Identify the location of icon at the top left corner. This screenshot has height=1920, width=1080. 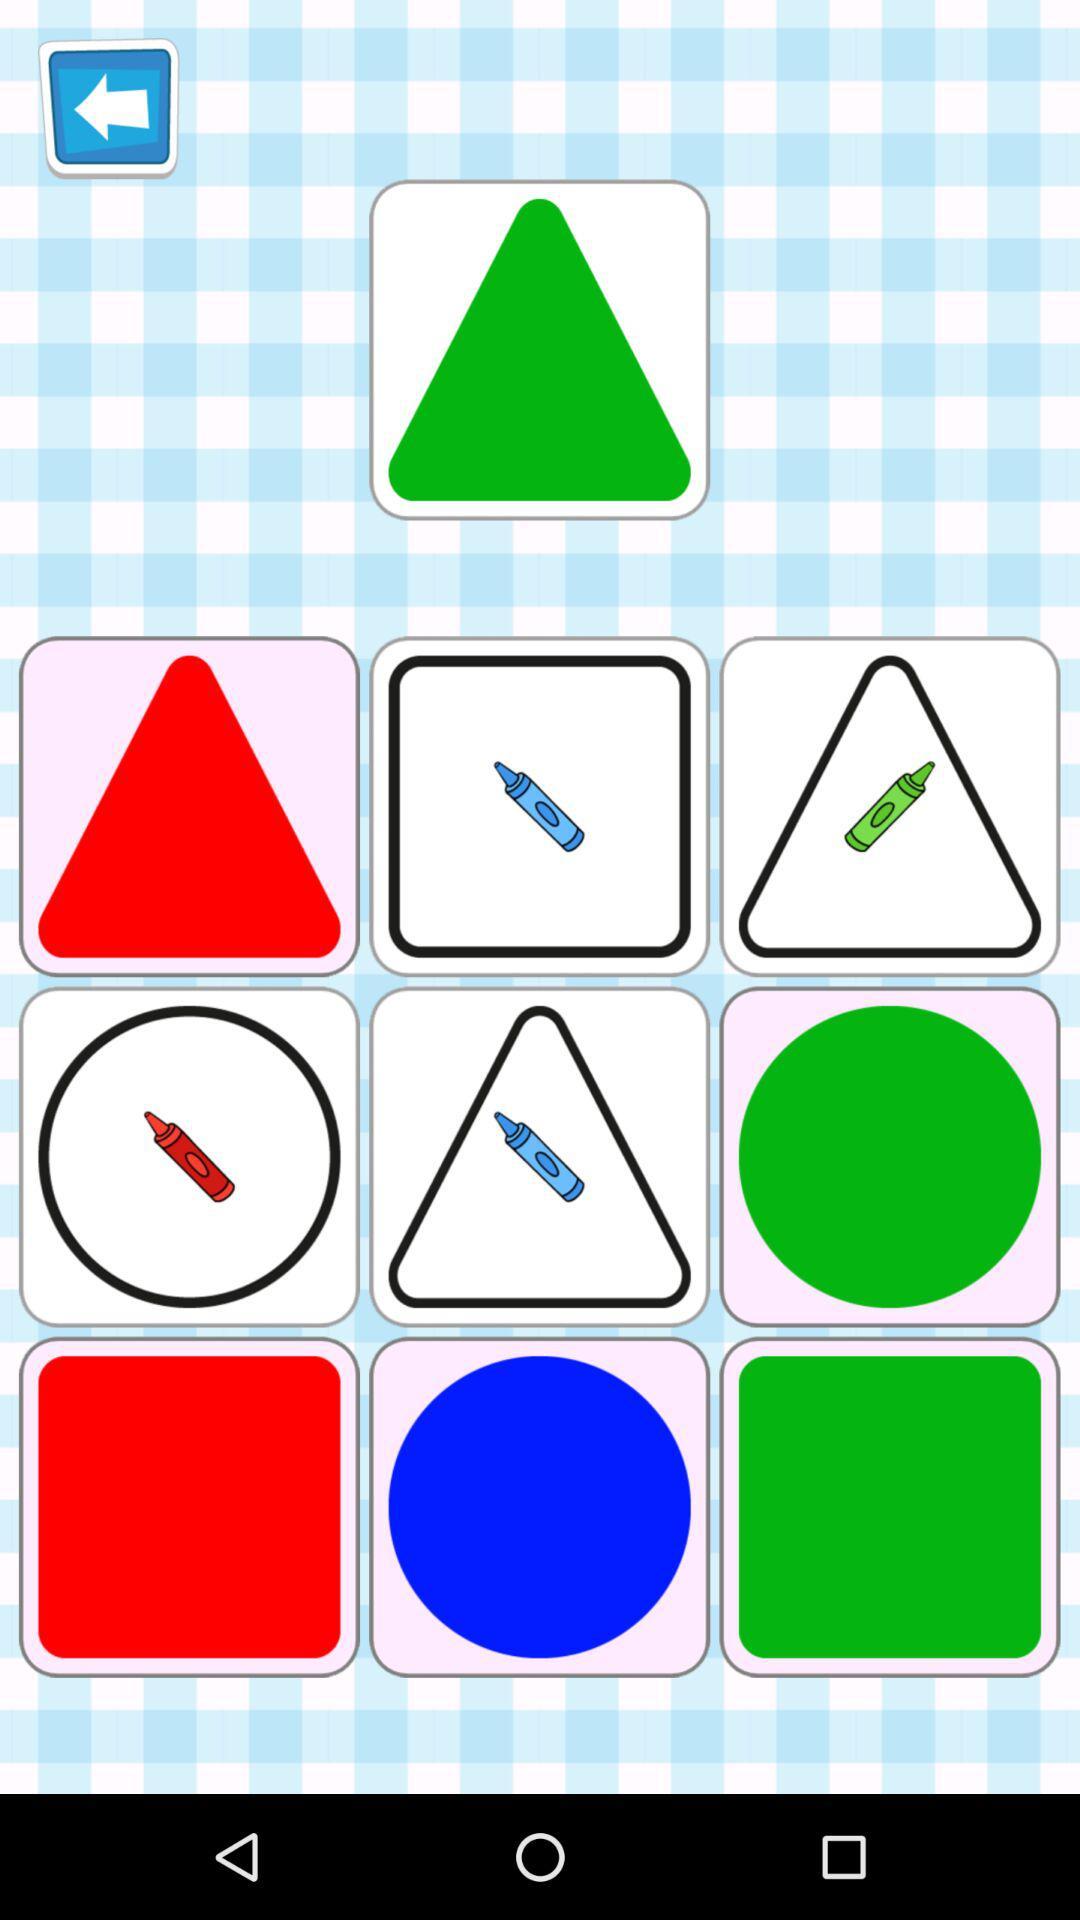
(108, 107).